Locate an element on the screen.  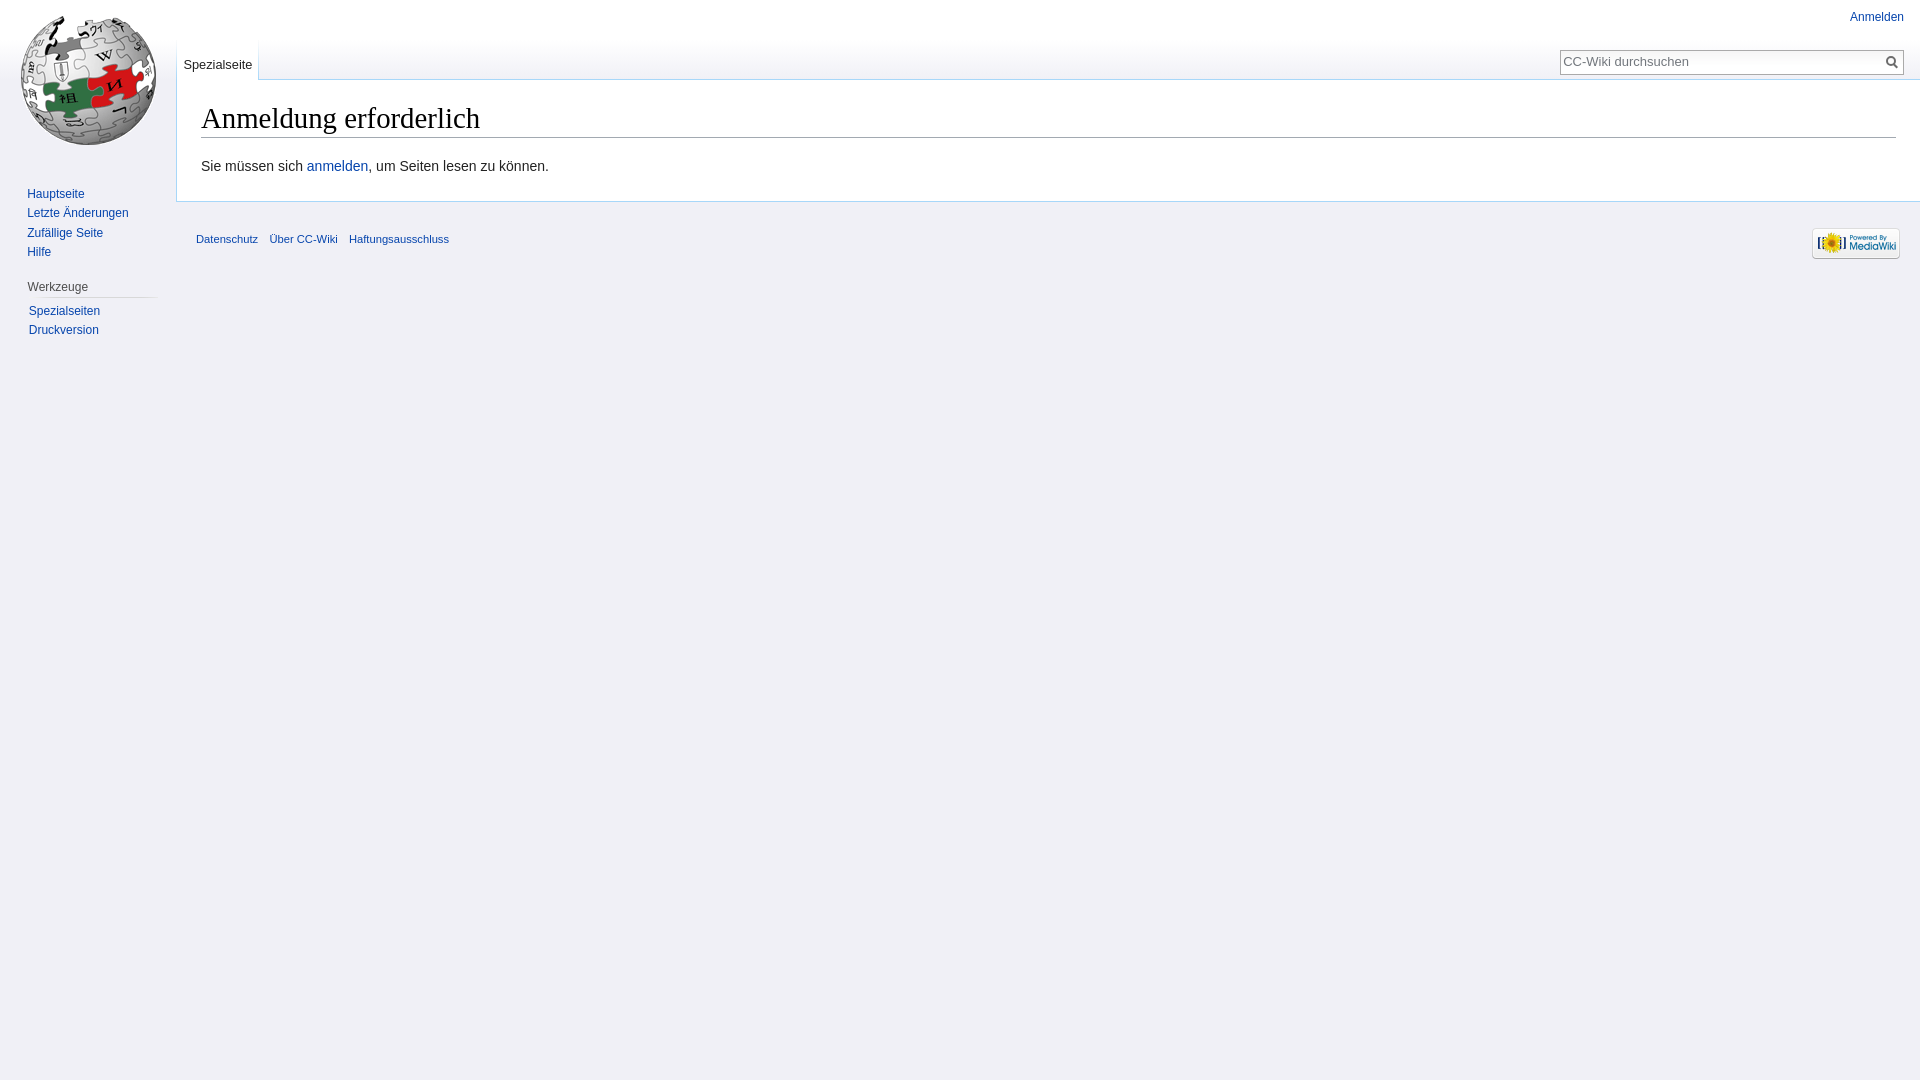
'Hauptseite' is located at coordinates (55, 193).